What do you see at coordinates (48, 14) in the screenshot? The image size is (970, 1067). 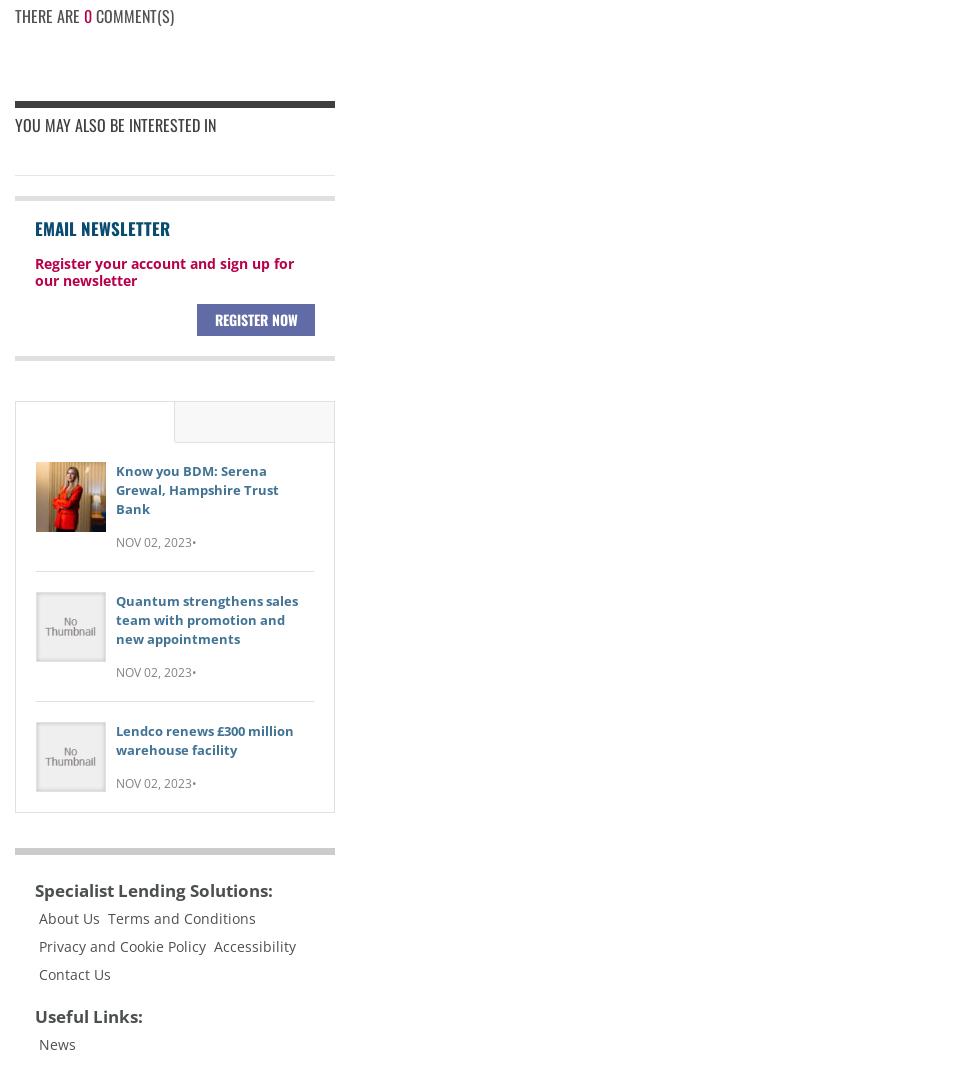 I see `'There are'` at bounding box center [48, 14].